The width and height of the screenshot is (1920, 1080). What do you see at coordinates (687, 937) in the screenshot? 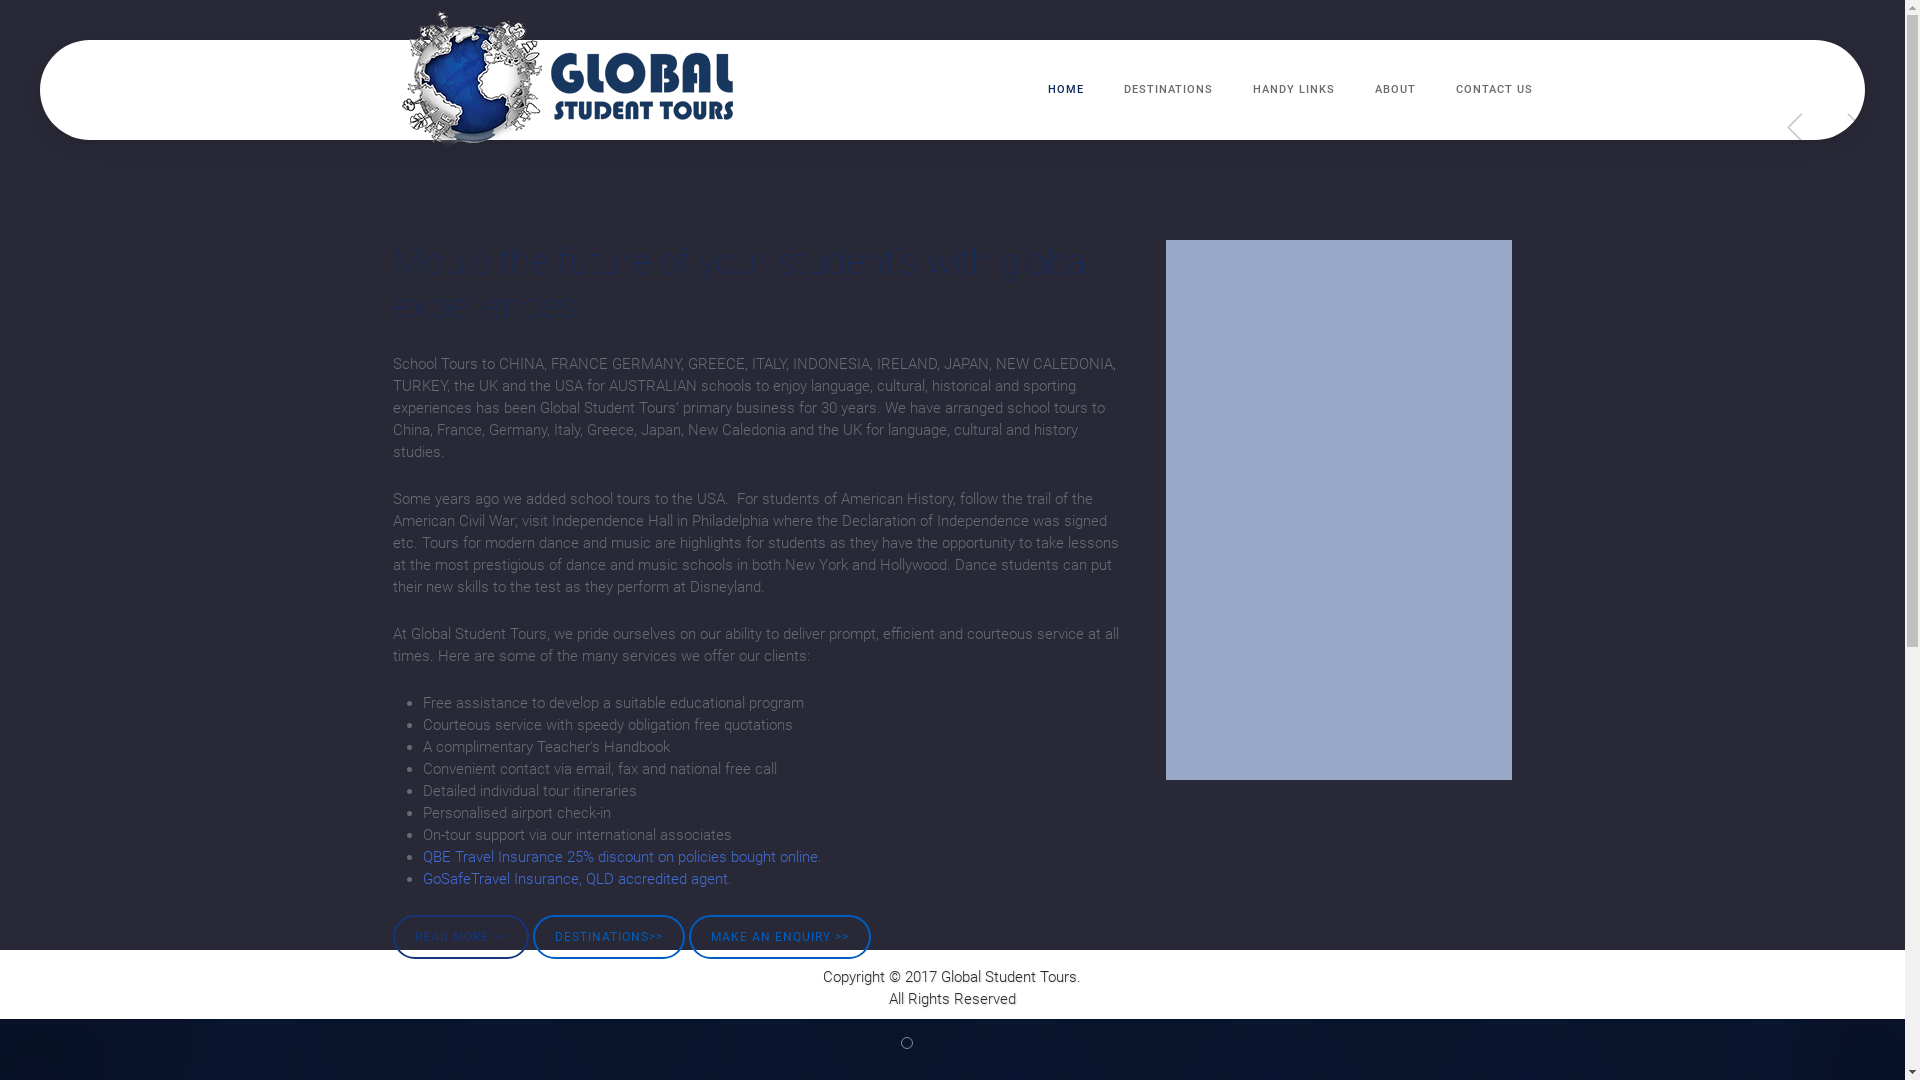
I see `'MAKE AN ENQUIRY >>'` at bounding box center [687, 937].